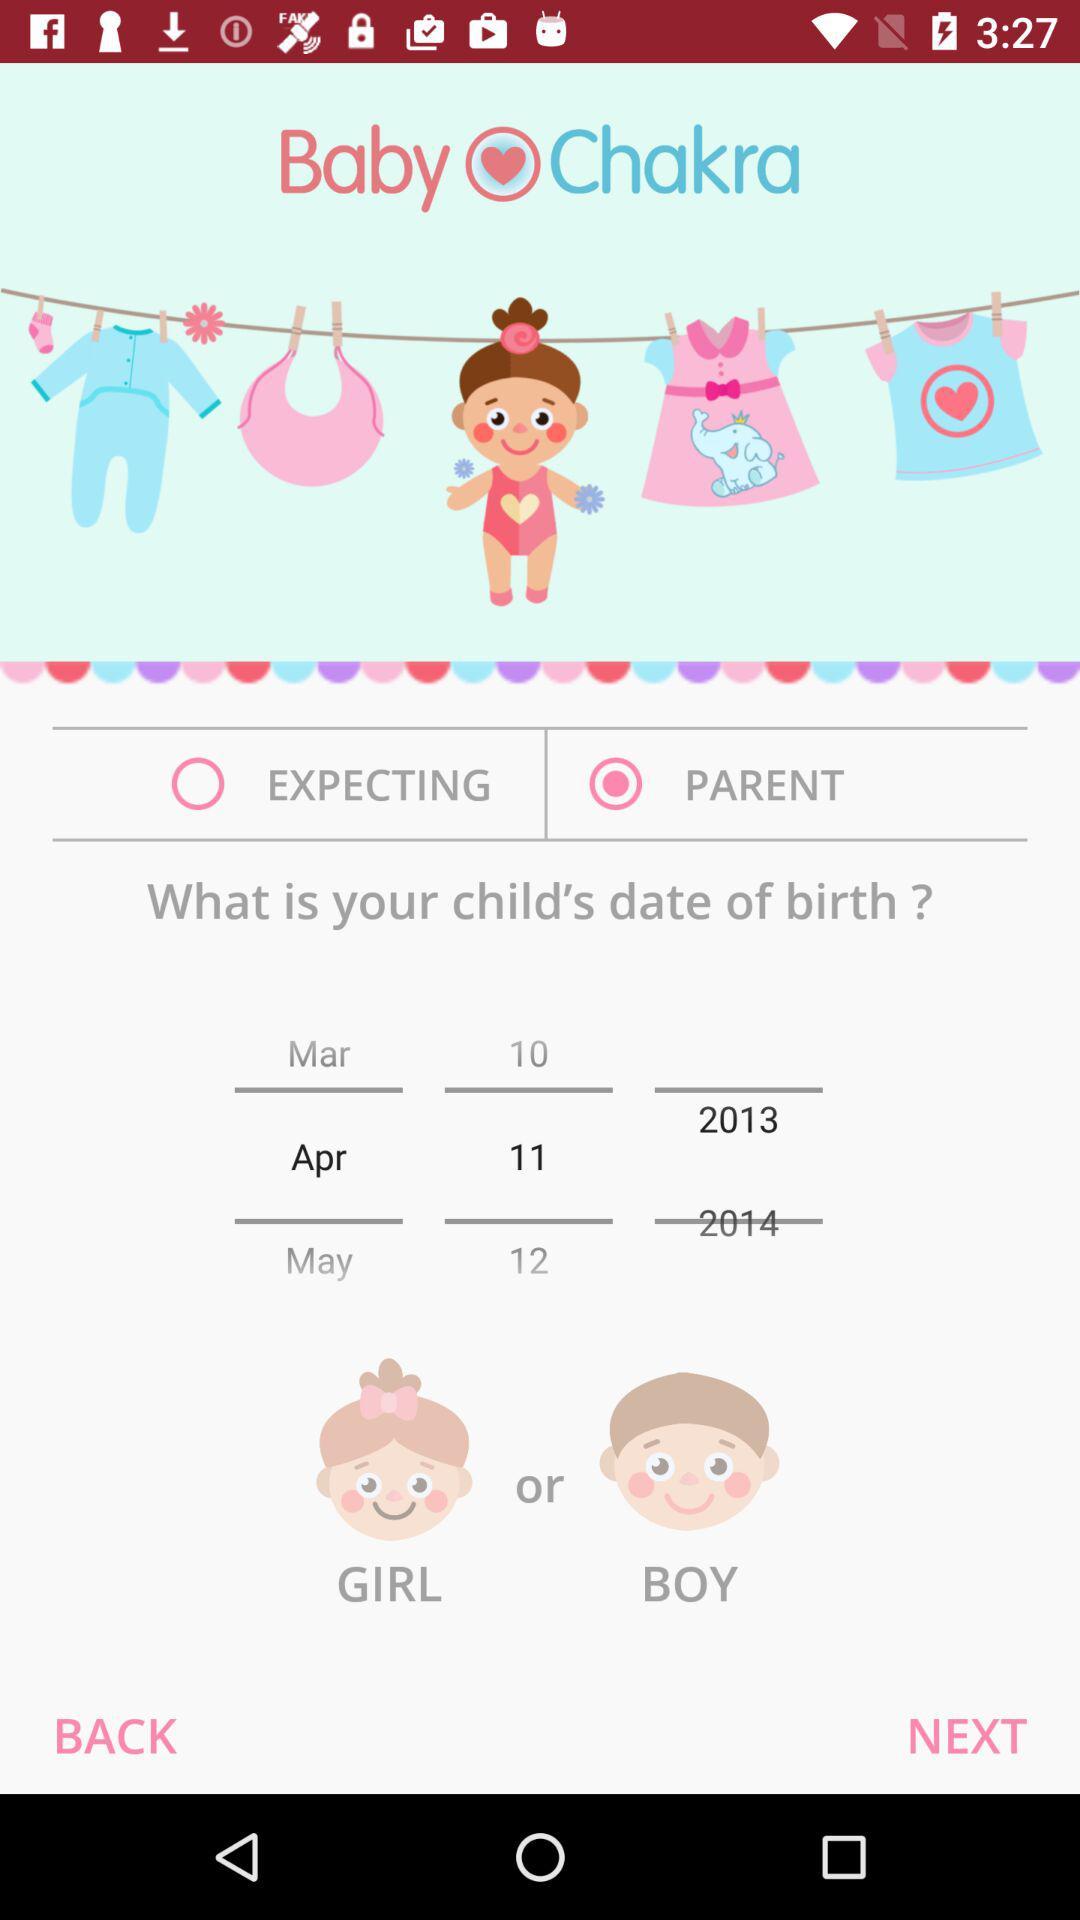 The height and width of the screenshot is (1920, 1080). Describe the element at coordinates (966, 1733) in the screenshot. I see `next` at that location.